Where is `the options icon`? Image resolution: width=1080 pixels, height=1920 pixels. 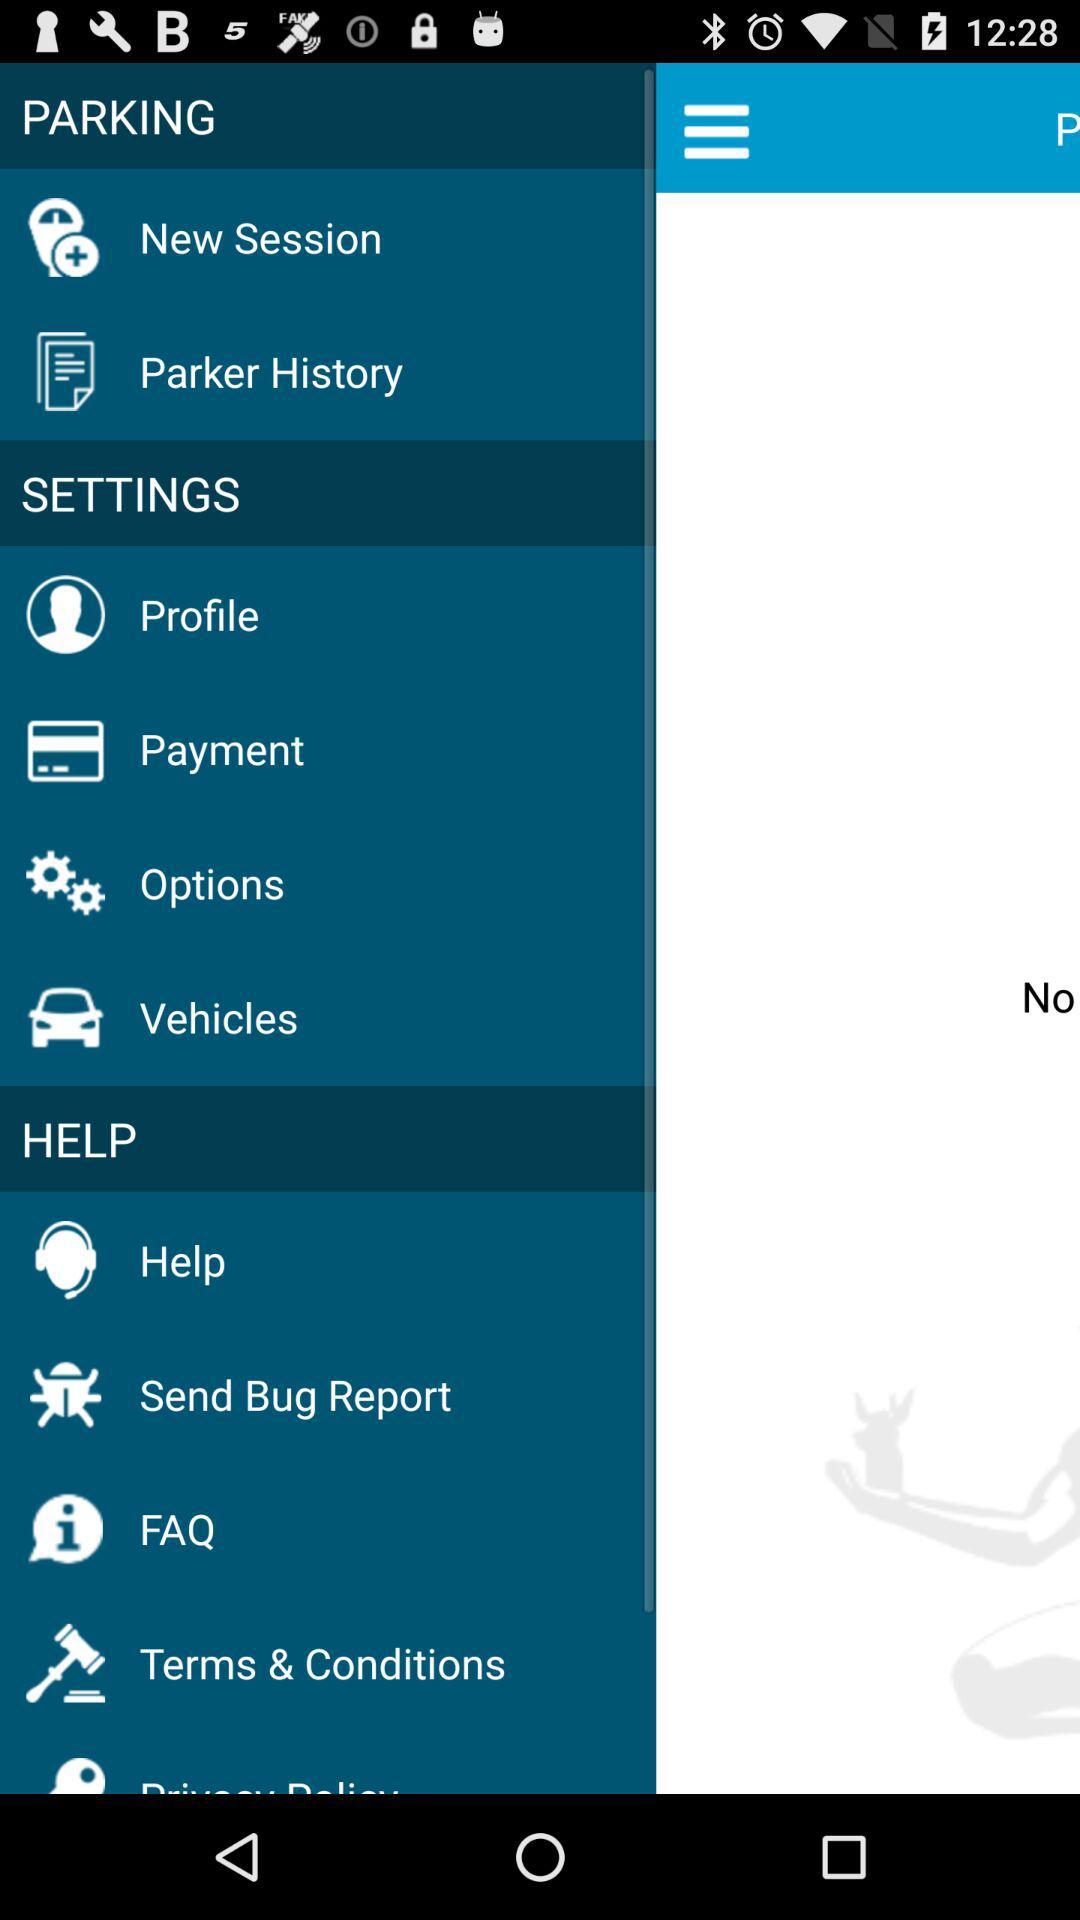
the options icon is located at coordinates (212, 881).